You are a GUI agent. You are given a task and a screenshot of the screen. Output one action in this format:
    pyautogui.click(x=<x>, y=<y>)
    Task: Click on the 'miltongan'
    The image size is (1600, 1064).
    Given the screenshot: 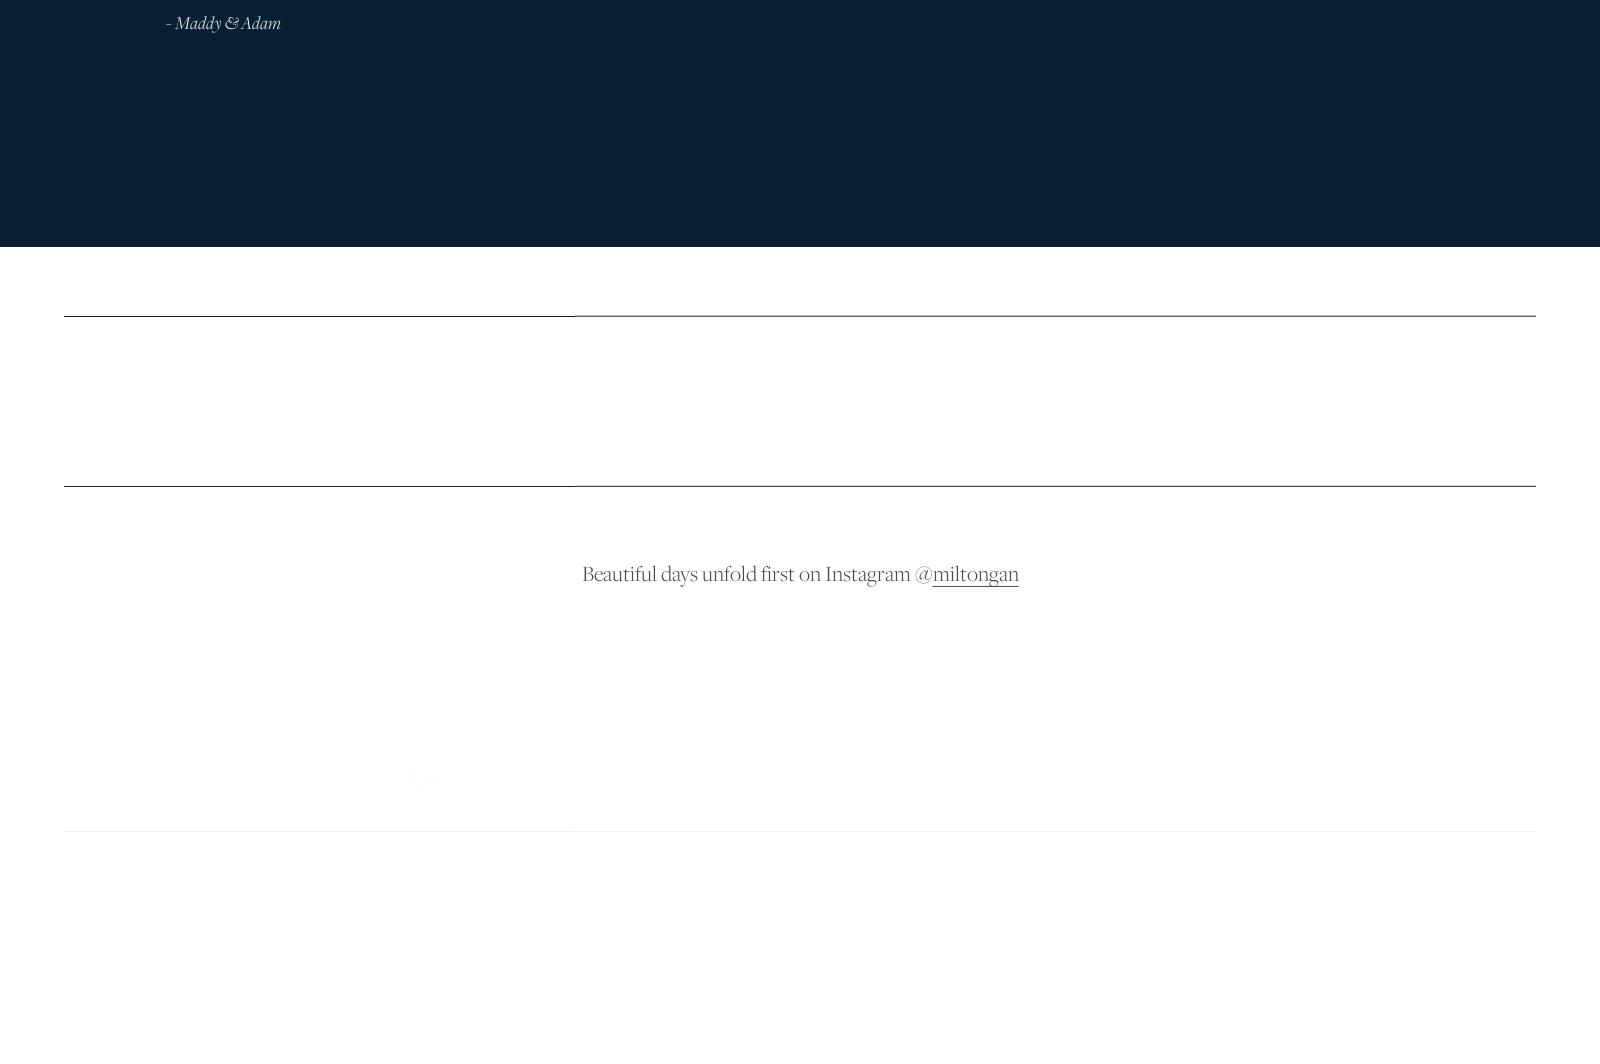 What is the action you would take?
    pyautogui.click(x=974, y=570)
    